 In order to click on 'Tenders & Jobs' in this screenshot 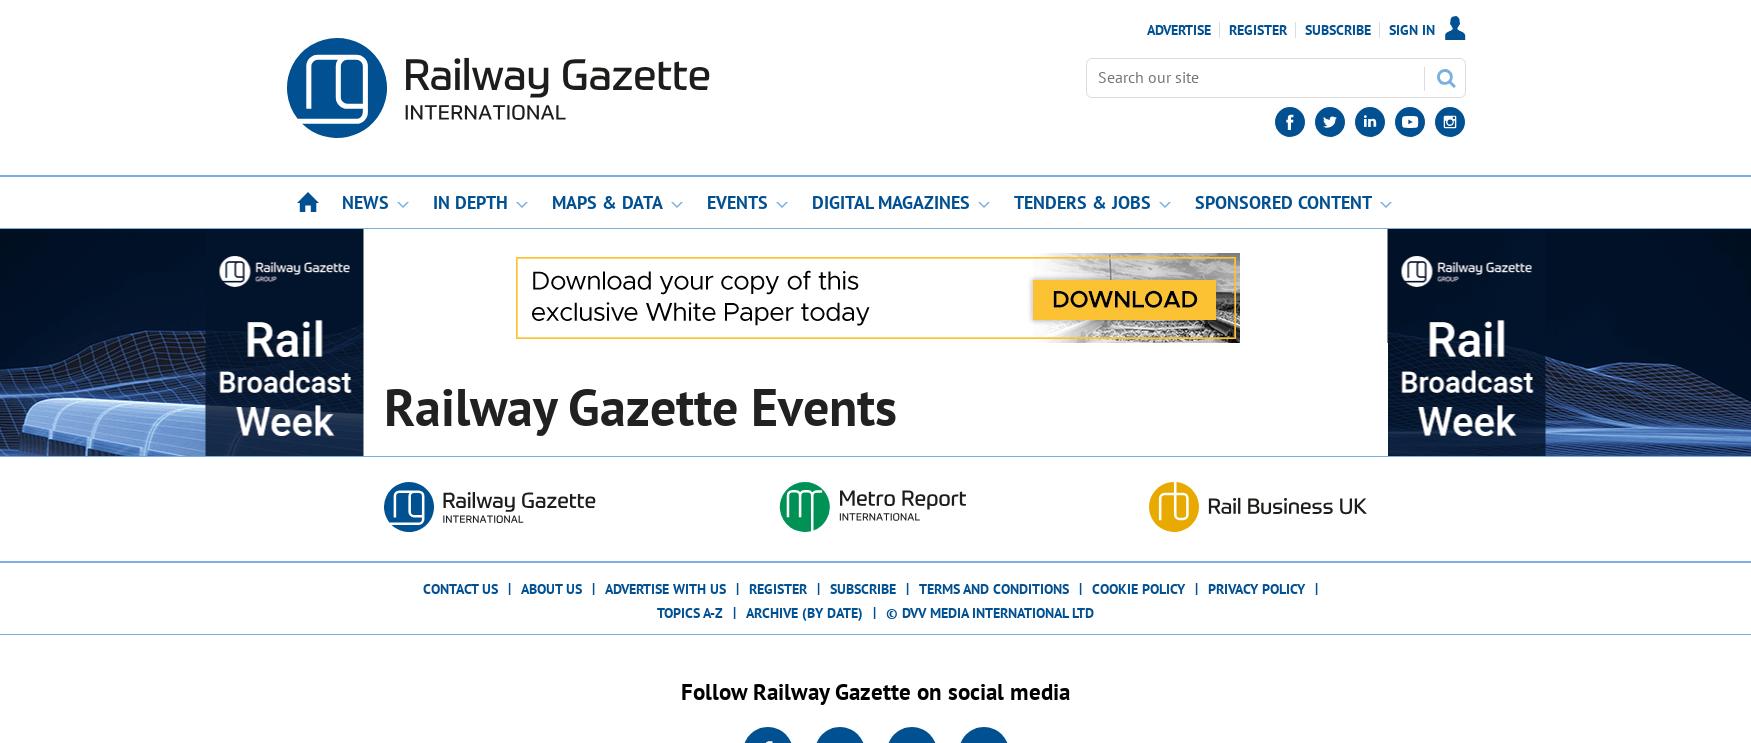, I will do `click(1081, 201)`.